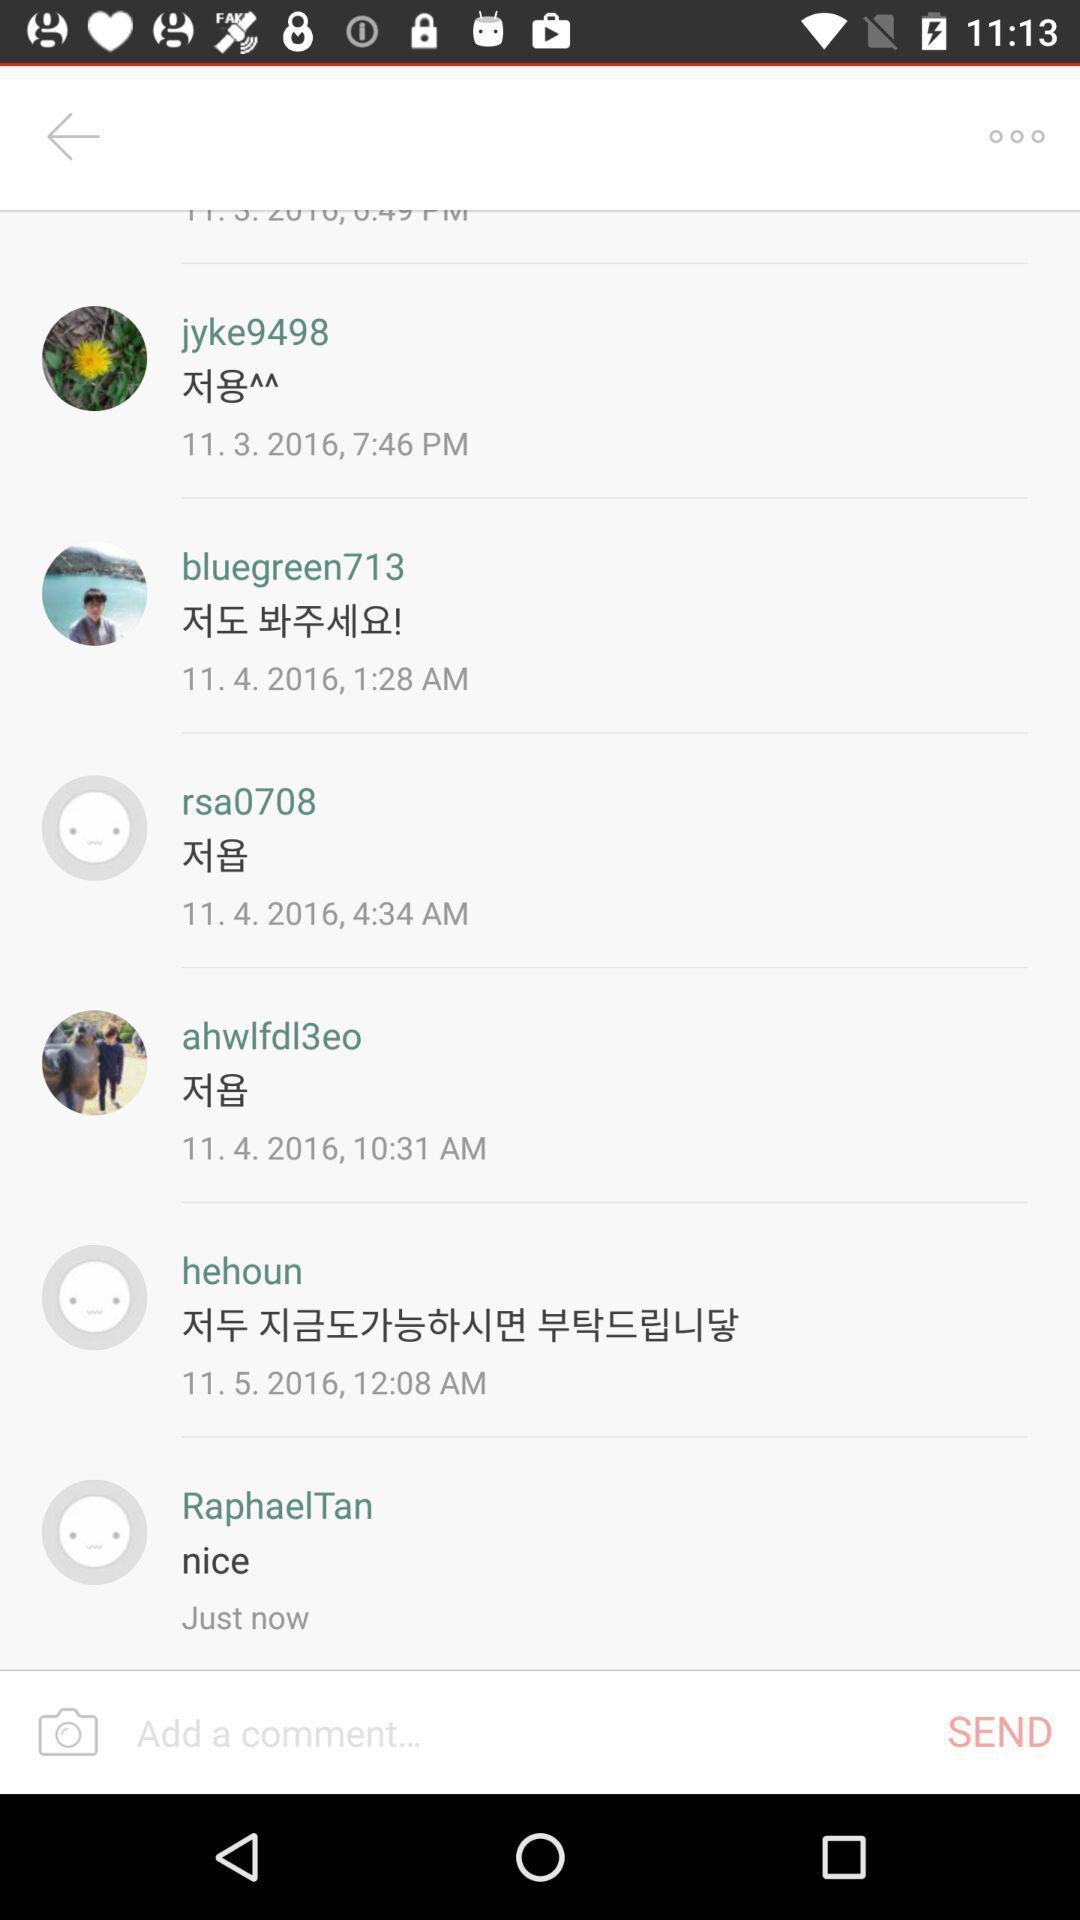 The height and width of the screenshot is (1920, 1080). What do you see at coordinates (94, 1531) in the screenshot?
I see `profile` at bounding box center [94, 1531].